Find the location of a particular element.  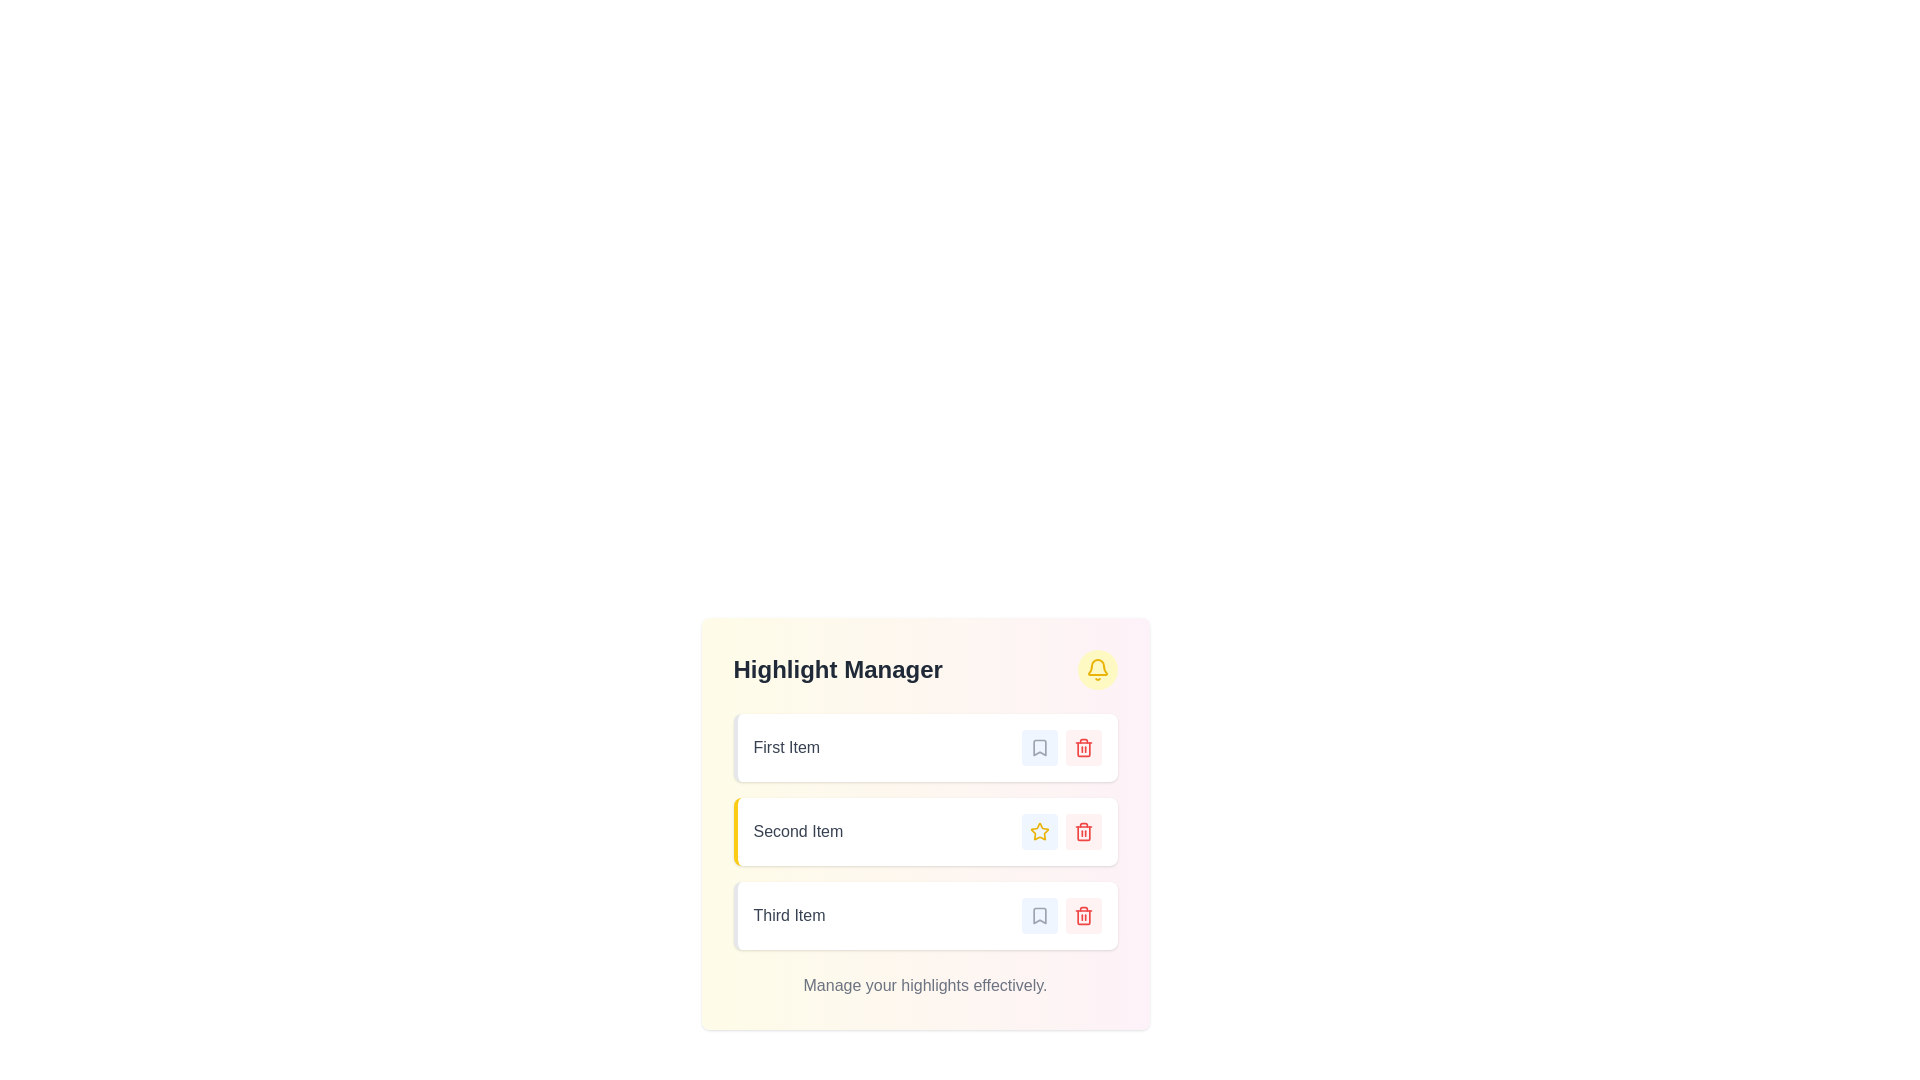

the Trash icon button on the far-right side of the 'Third Item' row in the 'Highlight Manager' section is located at coordinates (1082, 915).